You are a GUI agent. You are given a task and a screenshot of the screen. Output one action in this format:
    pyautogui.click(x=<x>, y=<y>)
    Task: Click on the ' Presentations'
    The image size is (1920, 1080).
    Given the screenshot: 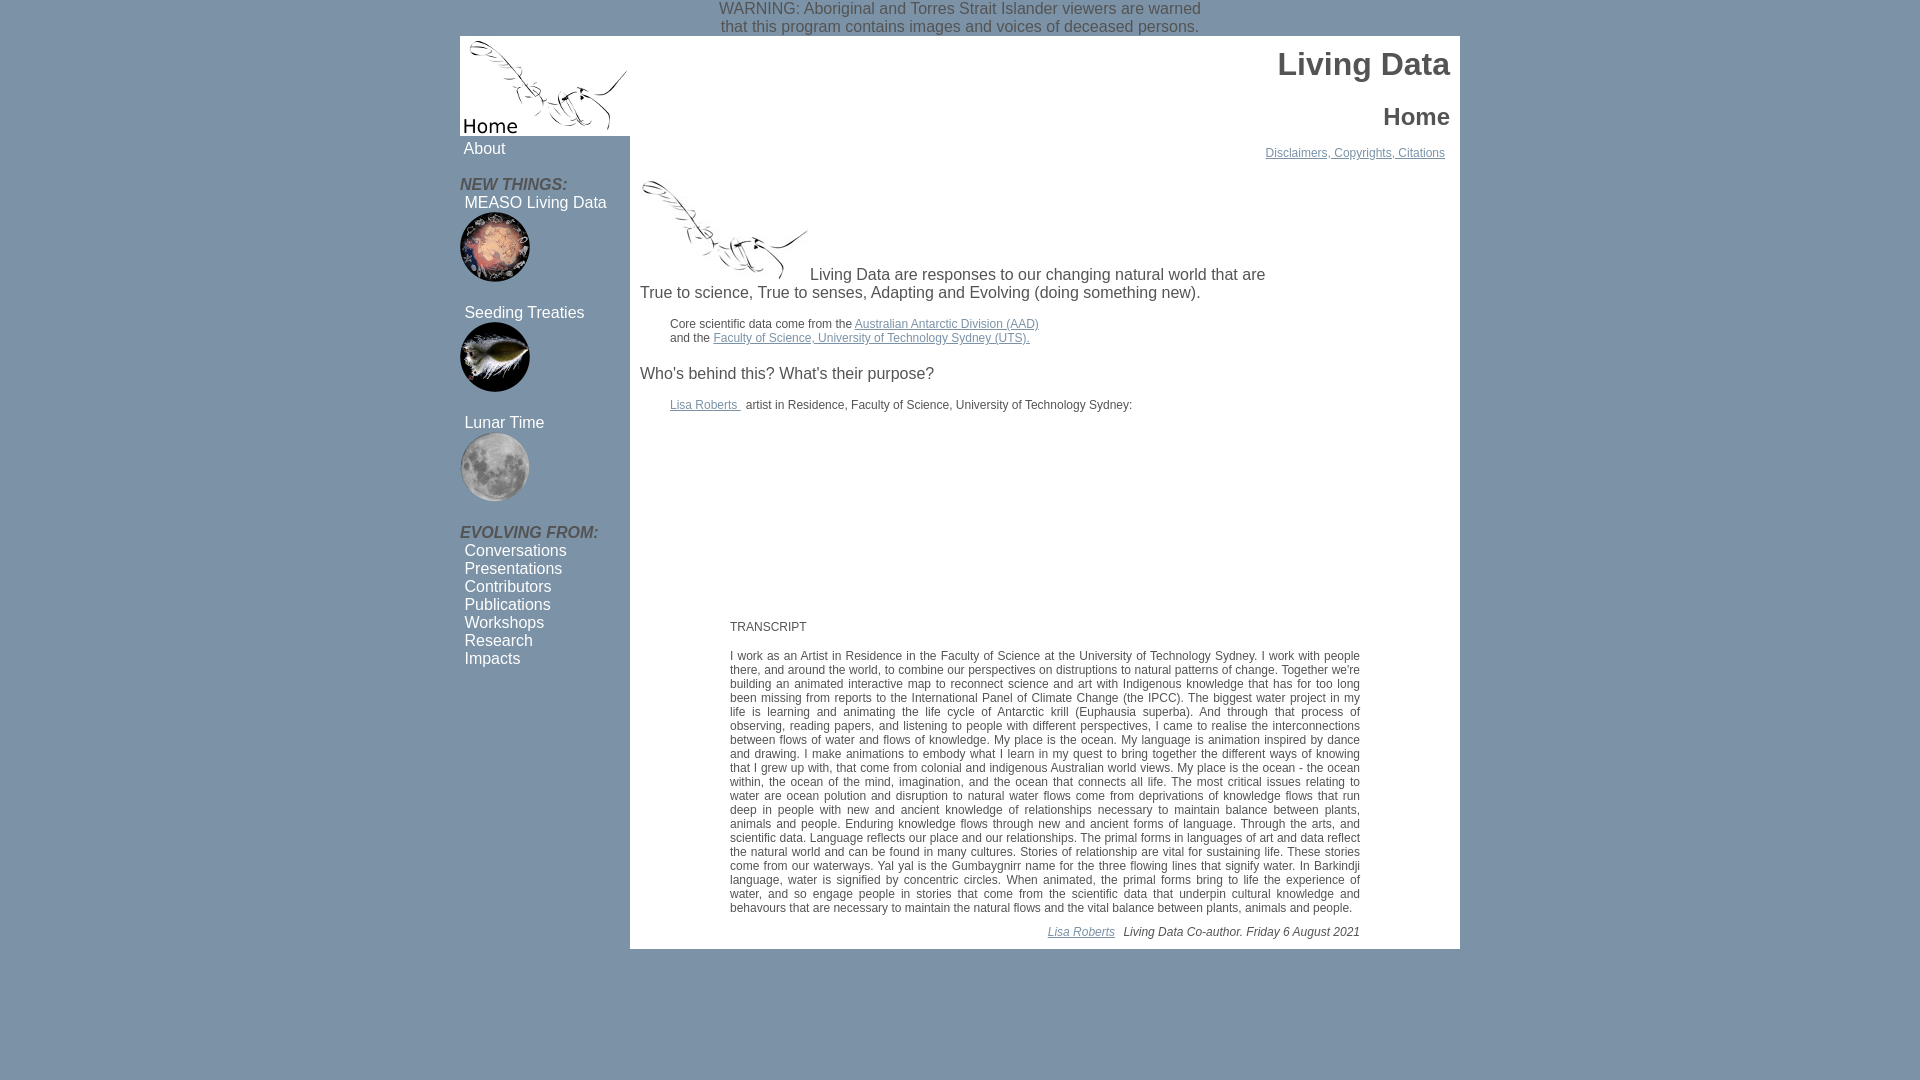 What is the action you would take?
    pyautogui.click(x=510, y=568)
    